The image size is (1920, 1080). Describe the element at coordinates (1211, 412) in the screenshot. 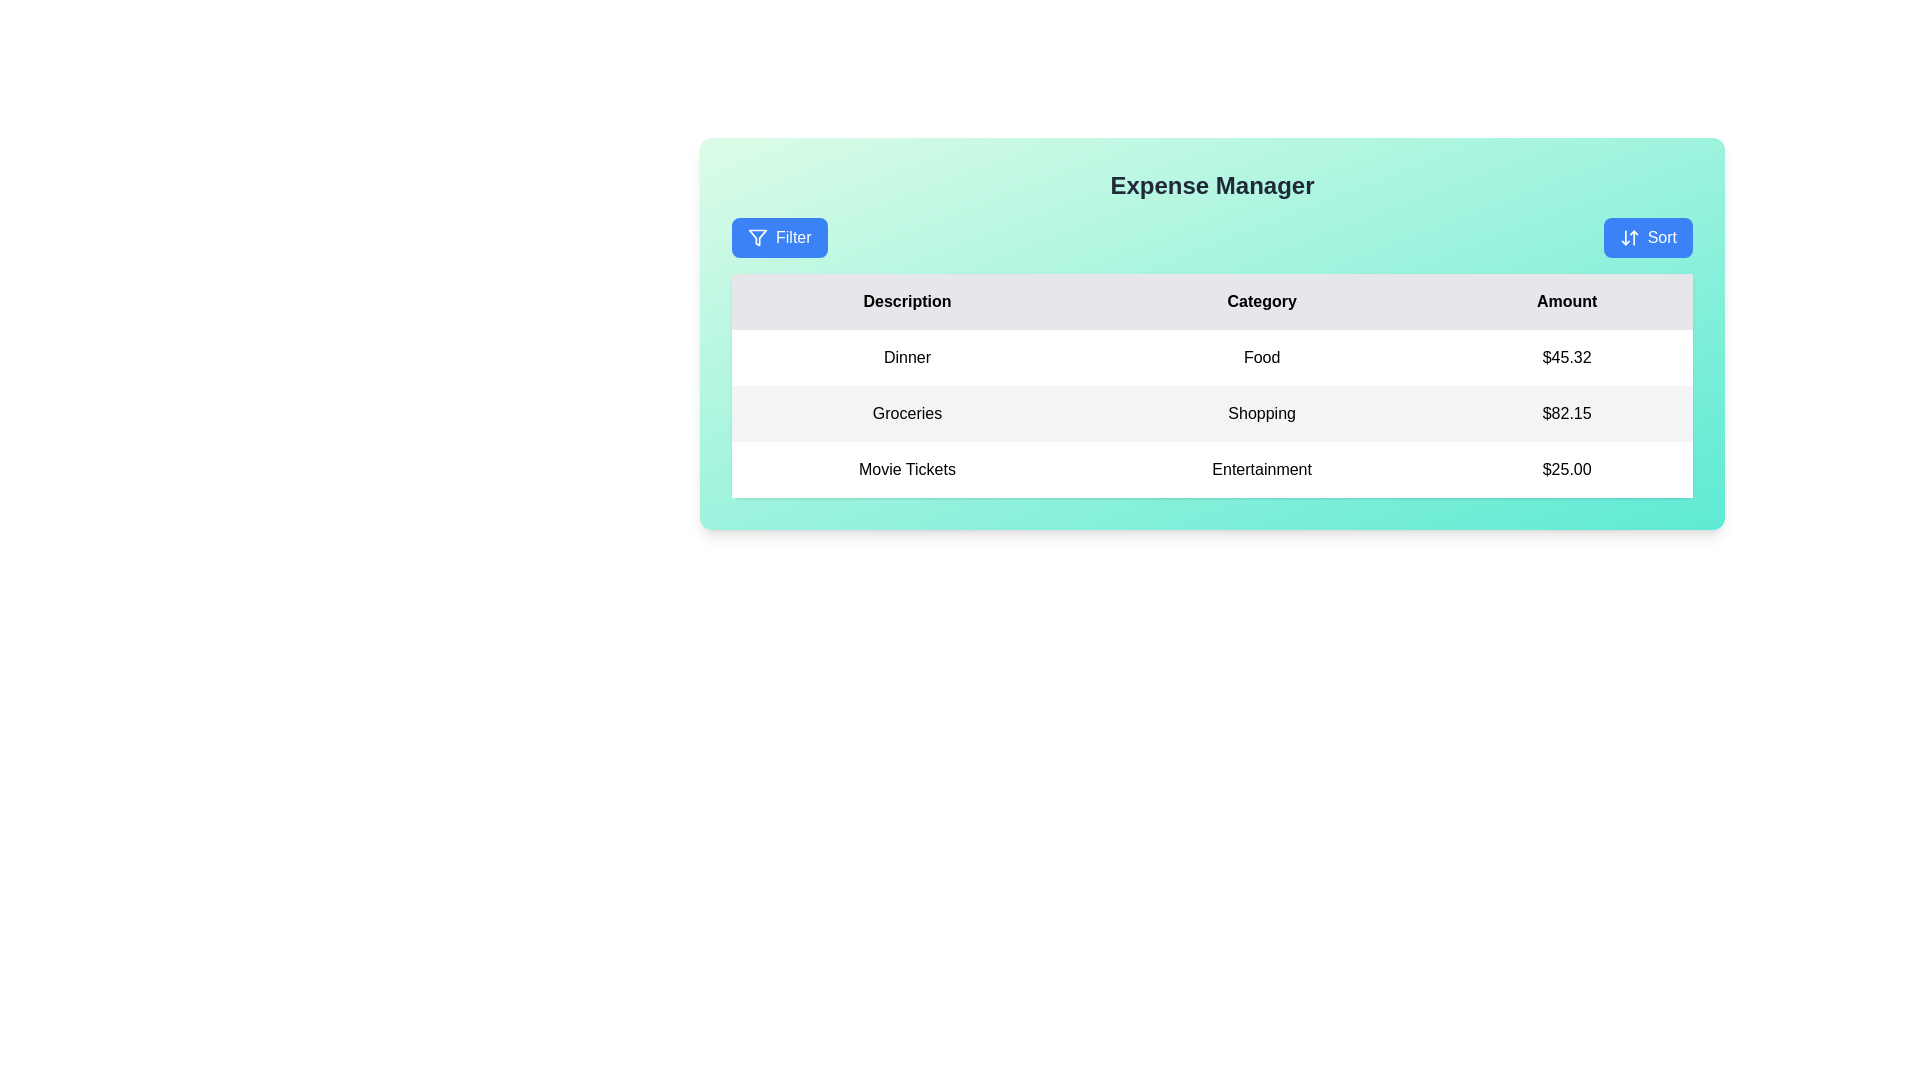

I see `values displayed in the second row of the expense table, which includes the category 'Groceries', type 'Shopping', and cost '$82.15'` at that location.